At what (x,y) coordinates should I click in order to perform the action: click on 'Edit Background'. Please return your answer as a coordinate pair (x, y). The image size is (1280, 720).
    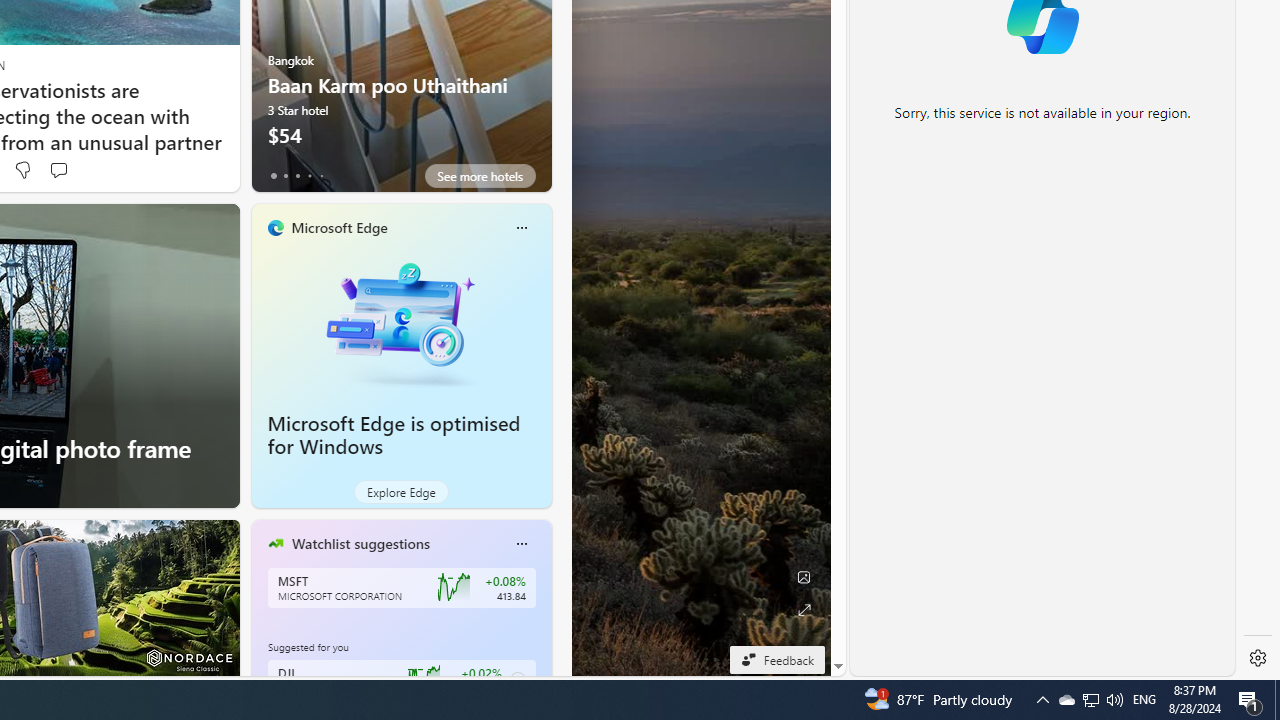
    Looking at the image, I should click on (803, 577).